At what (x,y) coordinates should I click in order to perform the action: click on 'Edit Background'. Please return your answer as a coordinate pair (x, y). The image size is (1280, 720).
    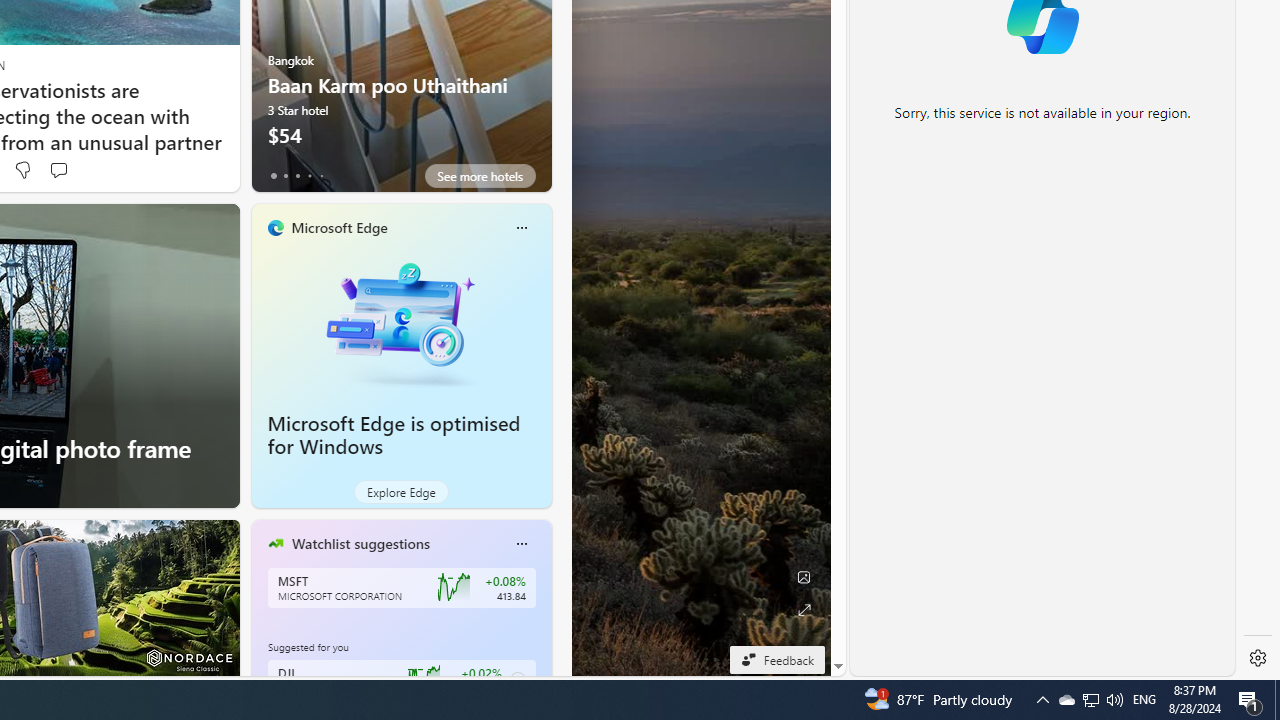
    Looking at the image, I should click on (803, 577).